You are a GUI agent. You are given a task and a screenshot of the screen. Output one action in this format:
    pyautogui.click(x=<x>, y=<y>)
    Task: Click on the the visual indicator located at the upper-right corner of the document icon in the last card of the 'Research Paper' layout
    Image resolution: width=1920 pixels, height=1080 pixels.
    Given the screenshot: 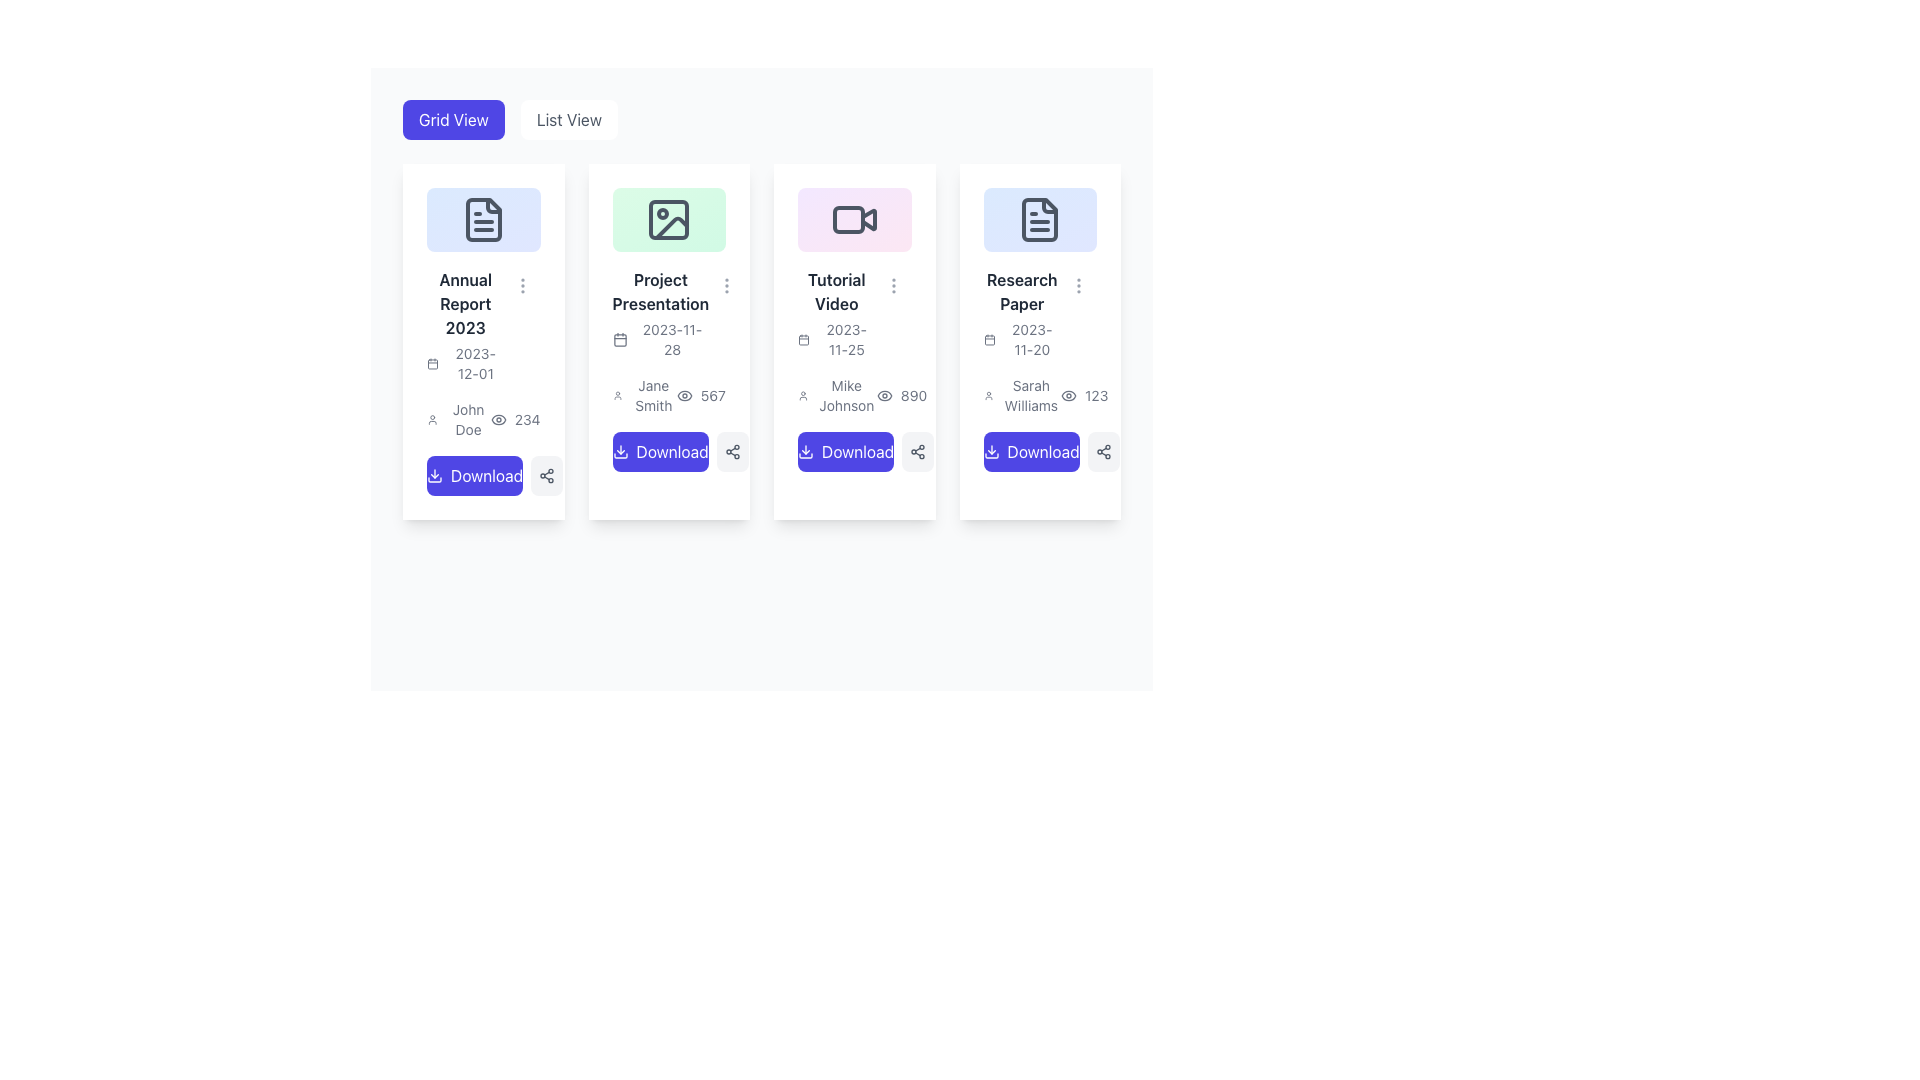 What is the action you would take?
    pyautogui.click(x=1049, y=205)
    